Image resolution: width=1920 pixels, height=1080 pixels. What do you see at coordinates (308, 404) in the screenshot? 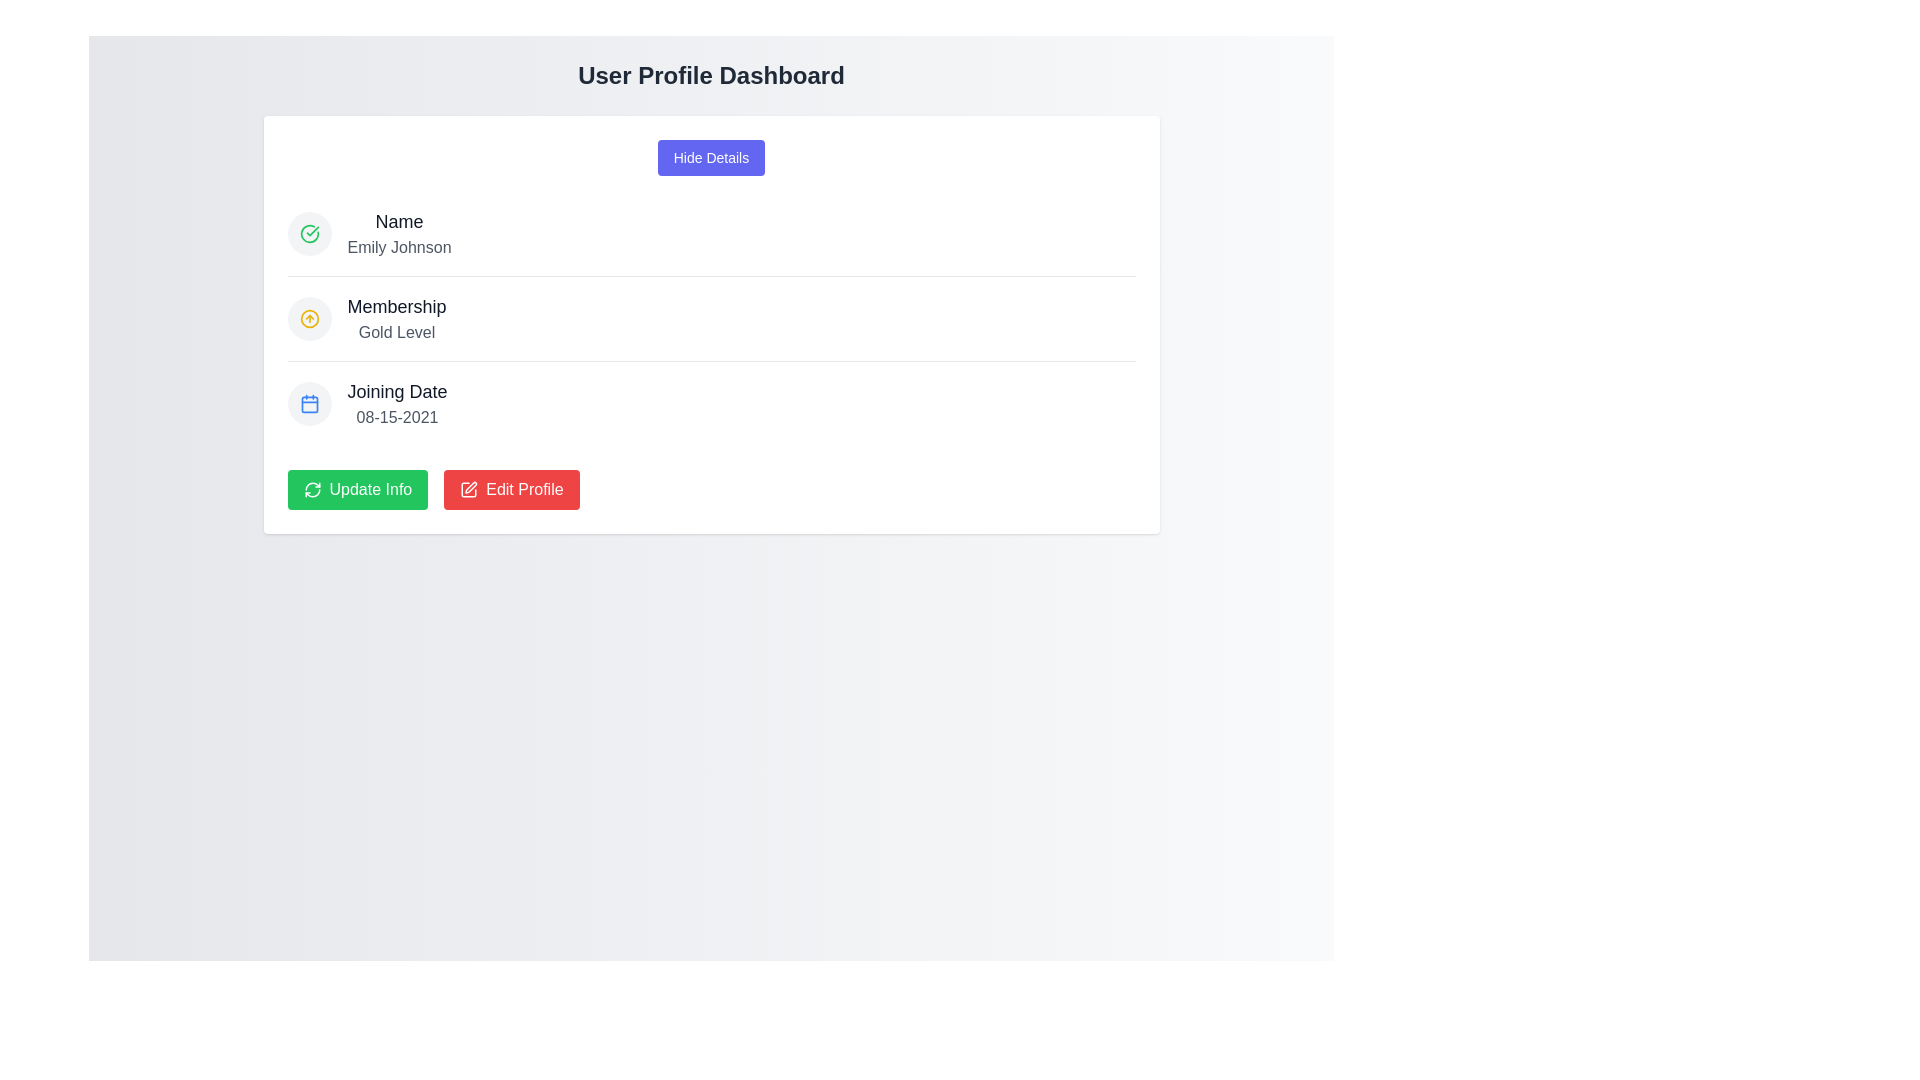
I see `the third icon in the vertical sequence on the user profile dashboard that represents the joining date information, located above the text '08-15-2021'` at bounding box center [308, 404].